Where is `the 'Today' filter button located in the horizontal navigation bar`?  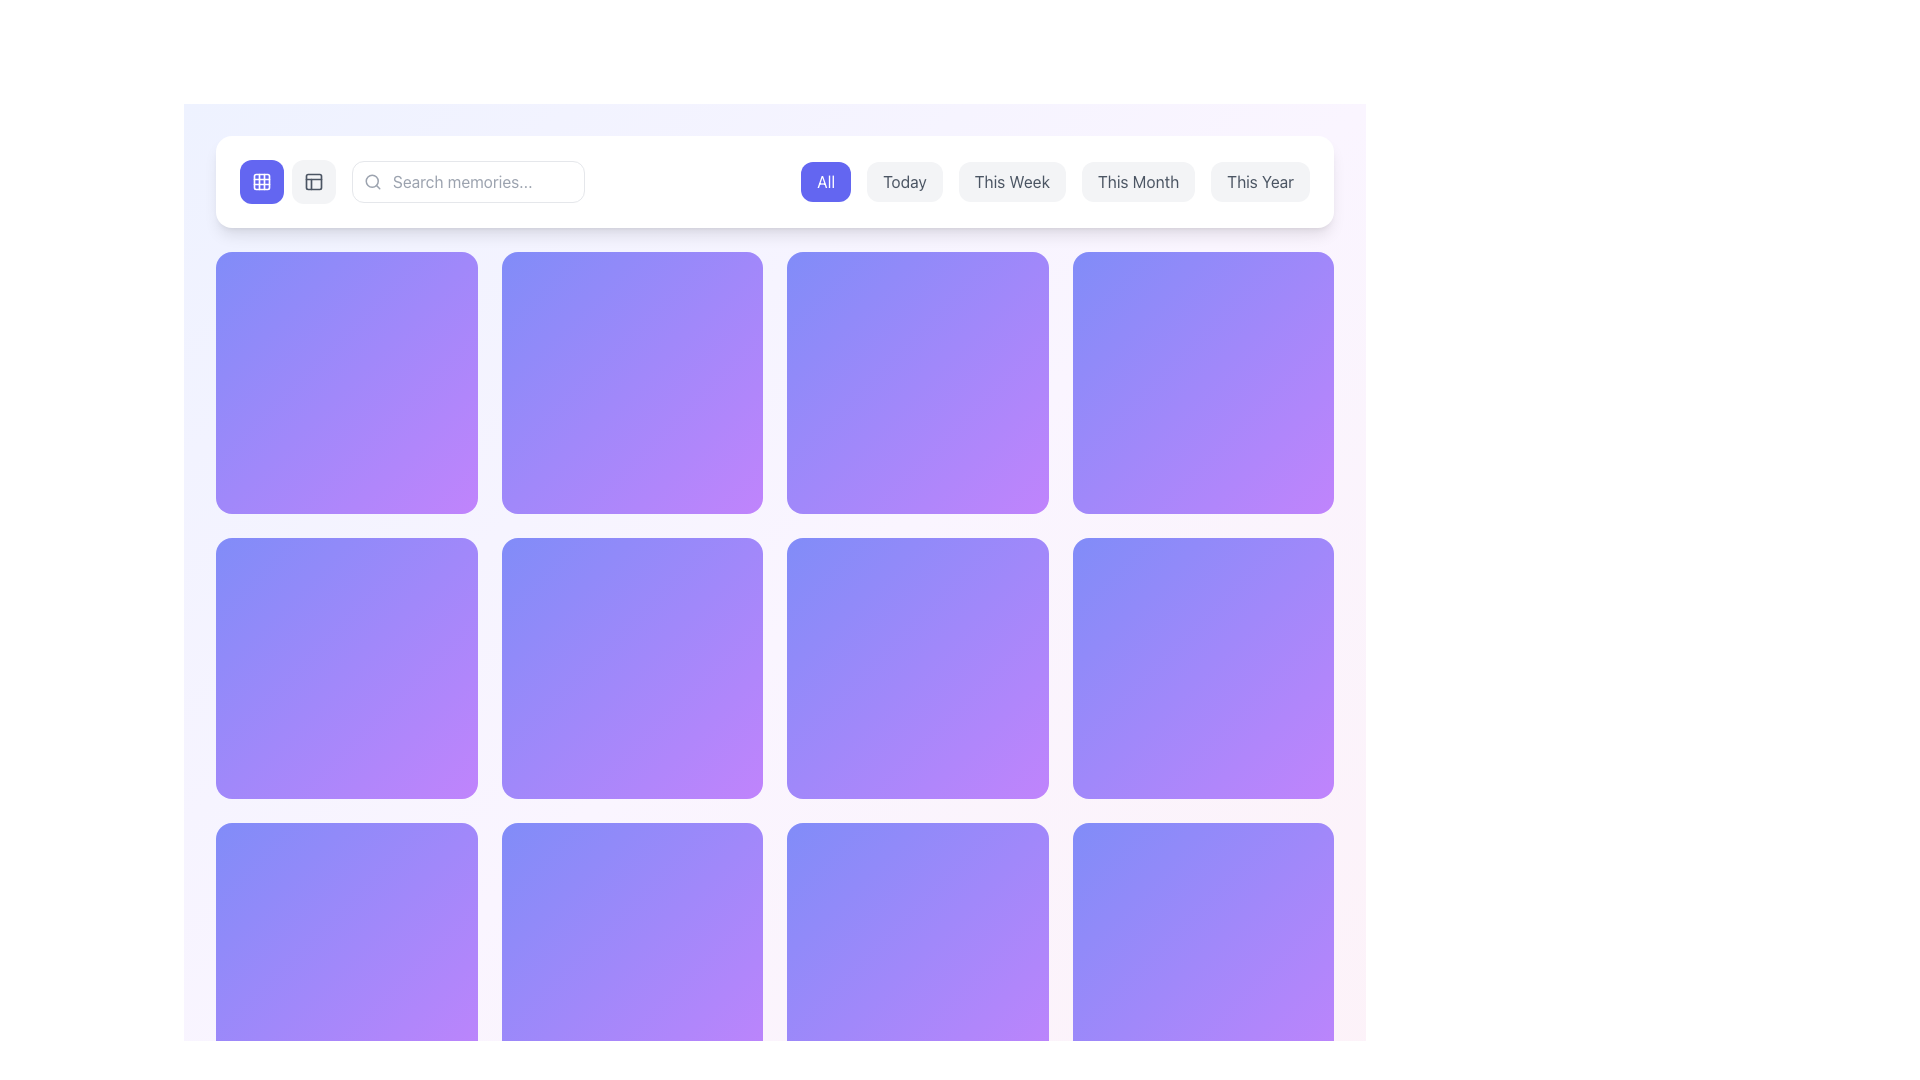 the 'Today' filter button located in the horizontal navigation bar is located at coordinates (903, 181).